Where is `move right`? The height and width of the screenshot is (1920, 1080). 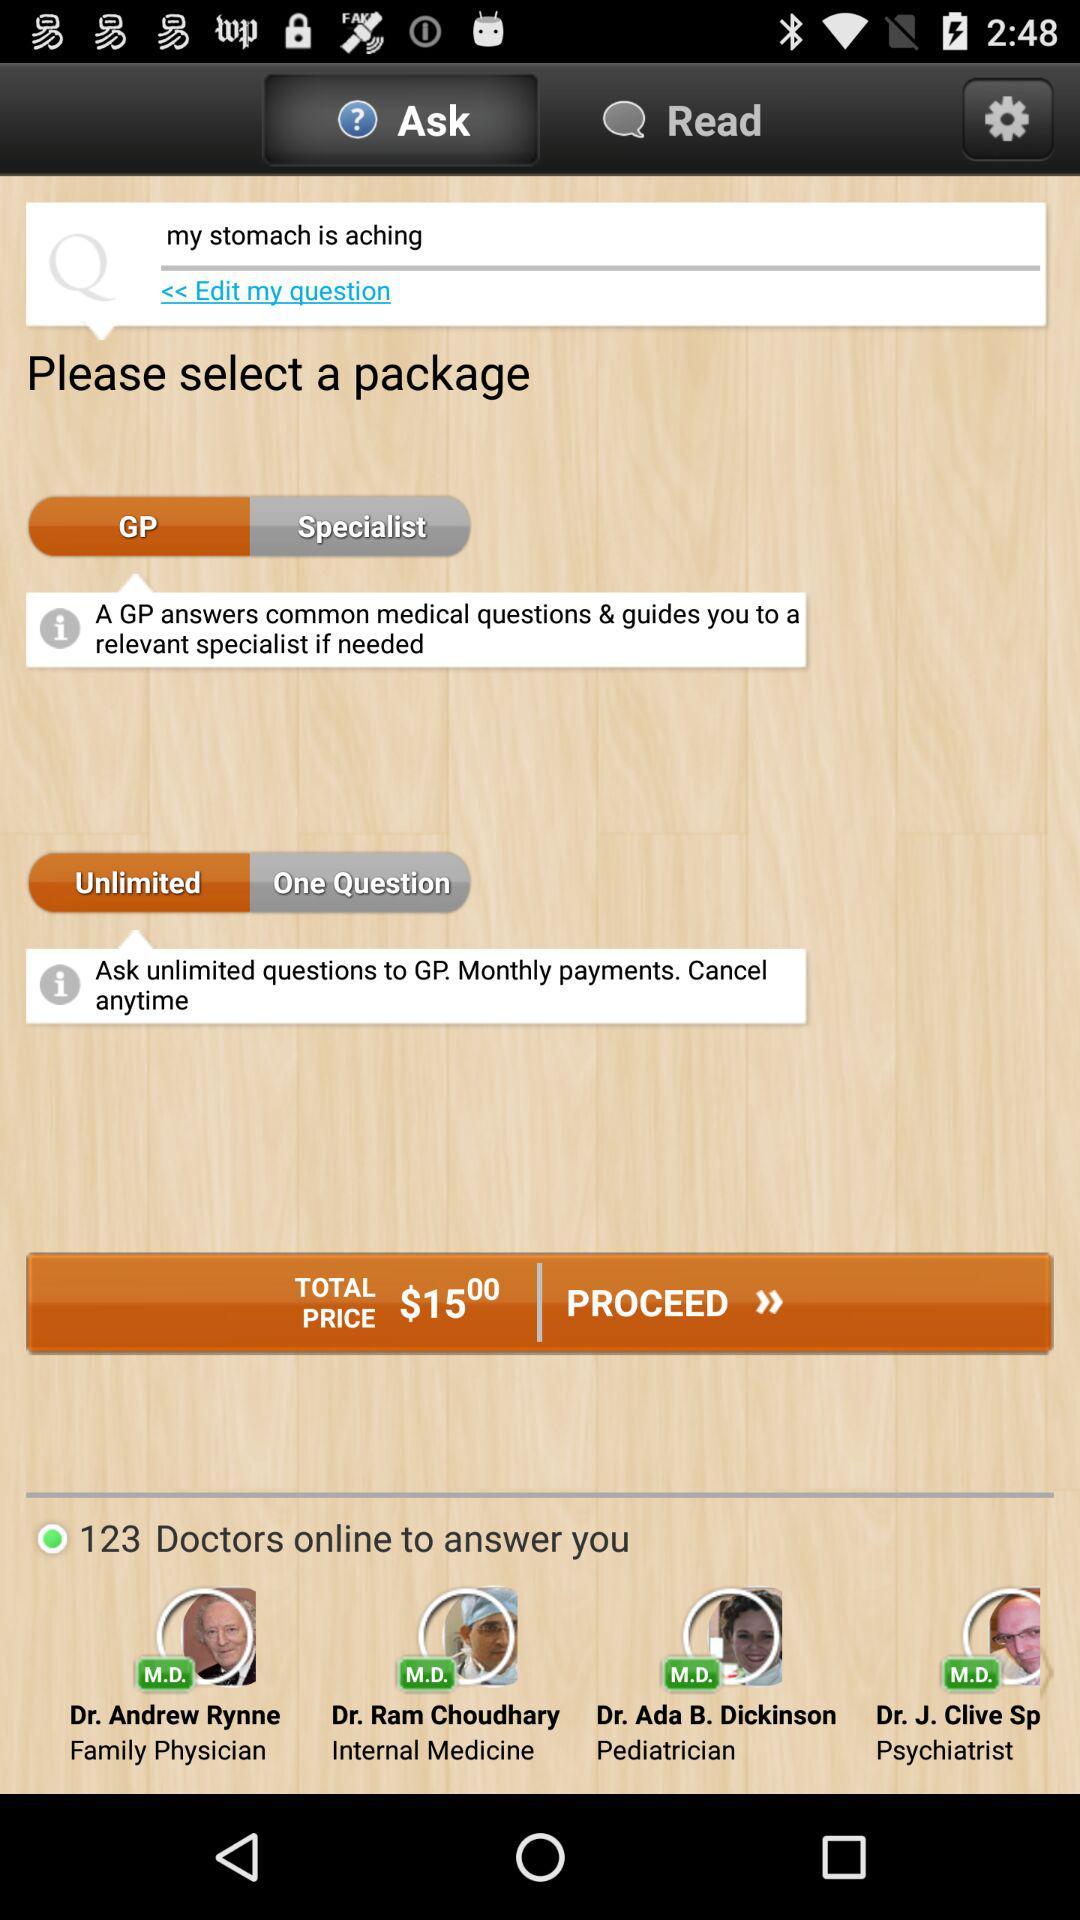 move right is located at coordinates (1045, 1672).